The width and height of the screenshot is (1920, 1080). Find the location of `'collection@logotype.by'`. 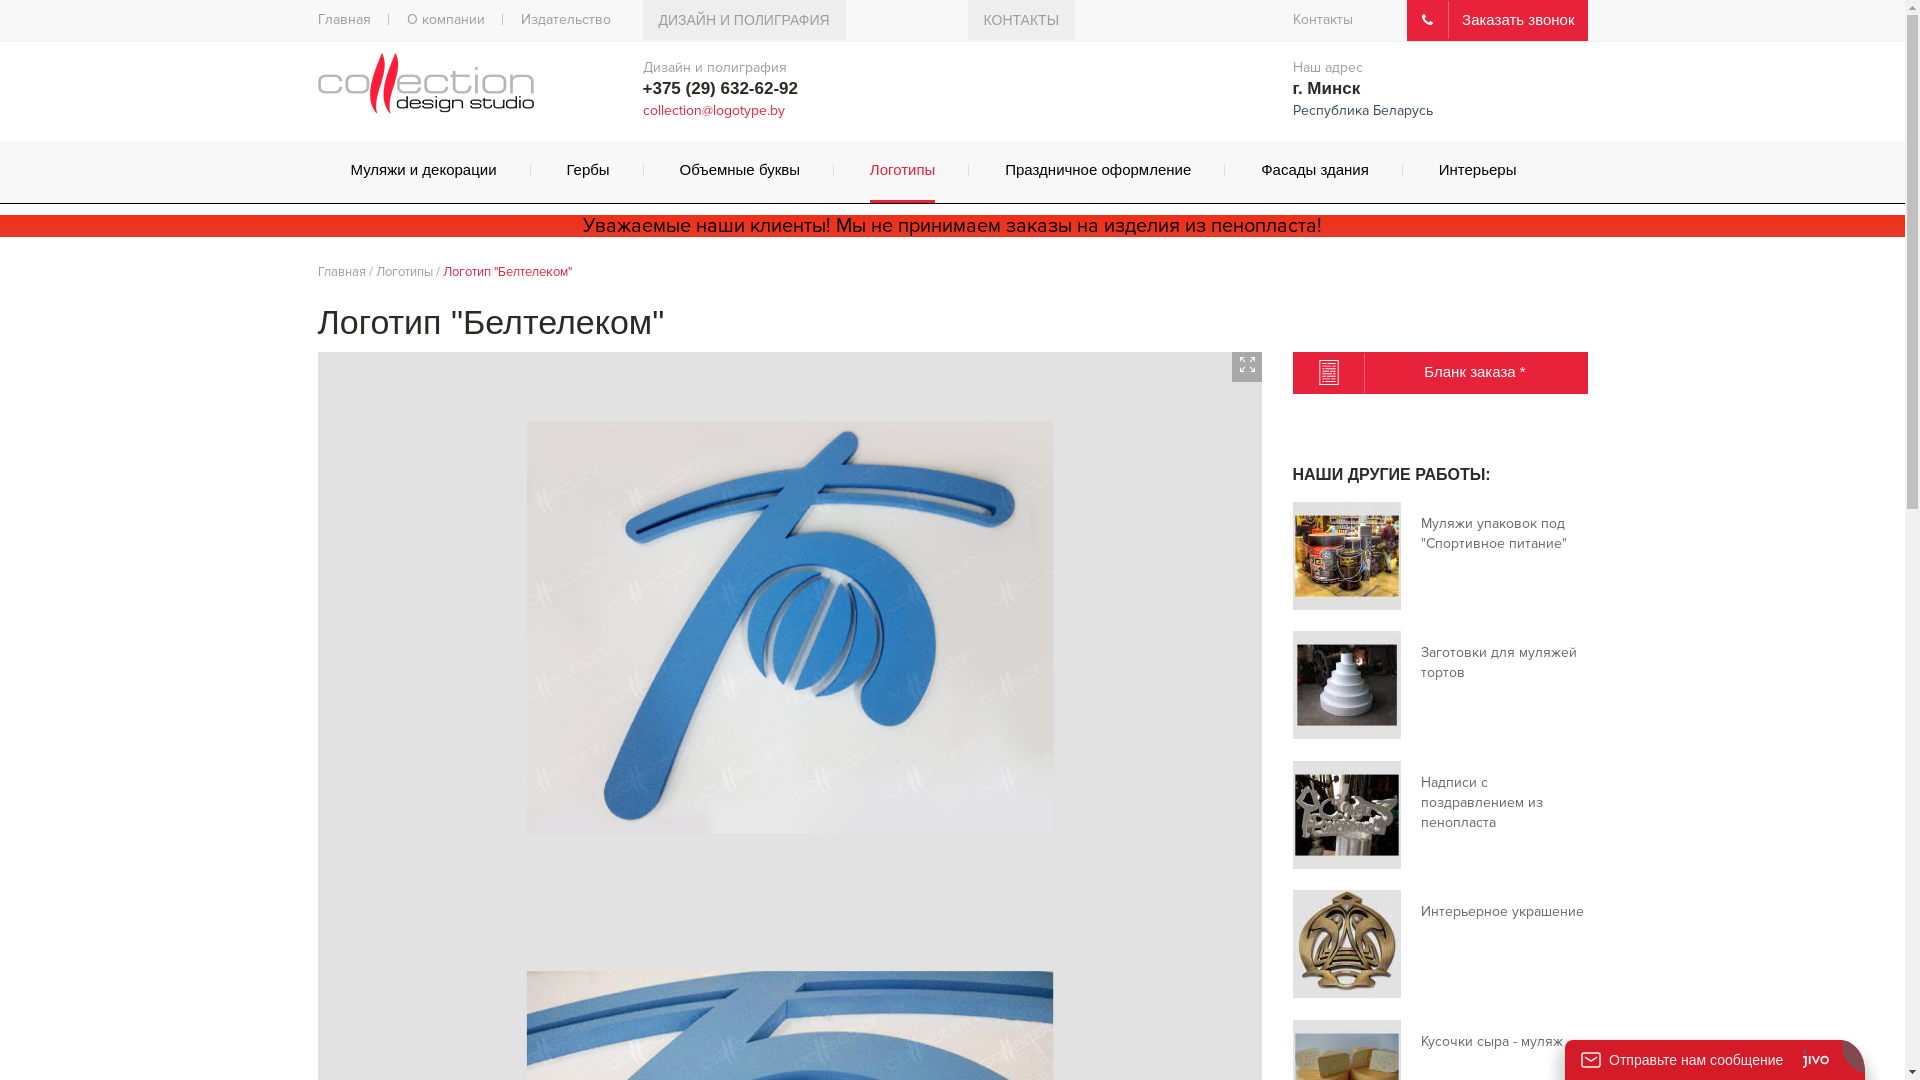

'collection@logotype.by' is located at coordinates (642, 110).